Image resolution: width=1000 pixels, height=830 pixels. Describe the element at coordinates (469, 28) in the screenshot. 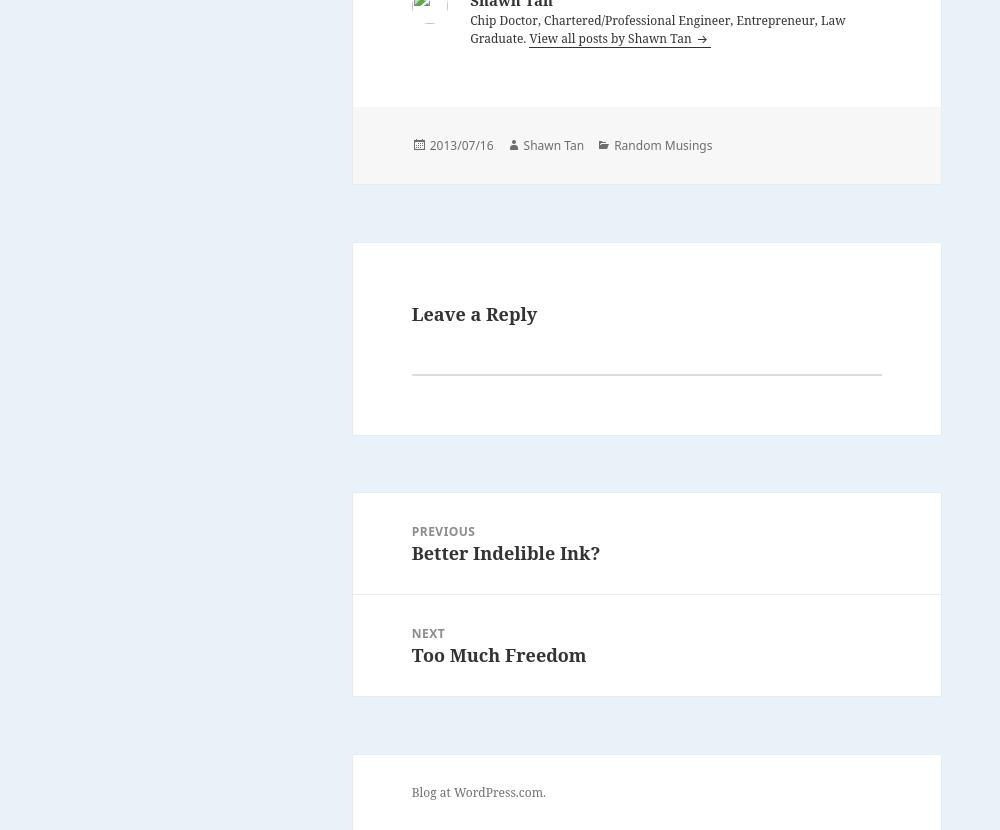

I see `'Chip Doctor, Chartered/Professional Engineer, Entrepreneur, Law Graduate.'` at that location.